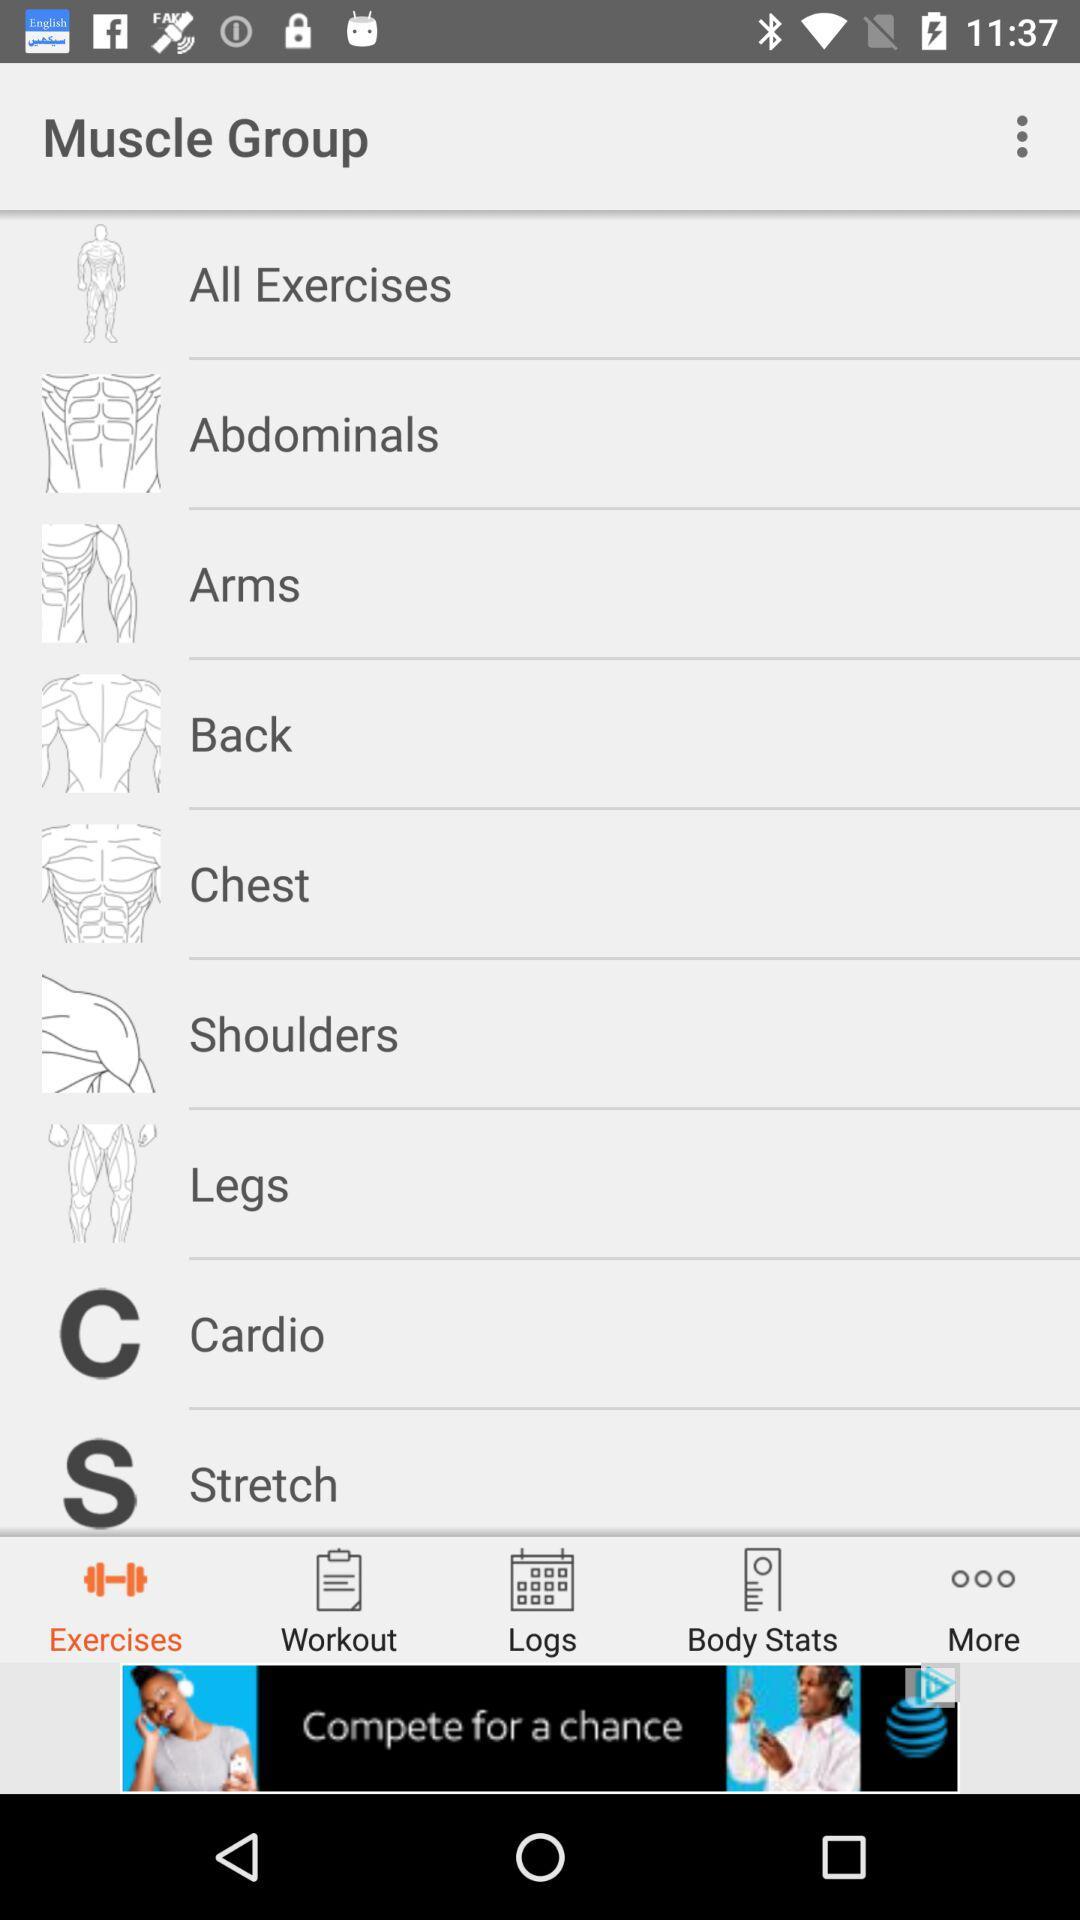 This screenshot has height=1920, width=1080. Describe the element at coordinates (540, 1727) in the screenshot. I see `new advertisement open box` at that location.